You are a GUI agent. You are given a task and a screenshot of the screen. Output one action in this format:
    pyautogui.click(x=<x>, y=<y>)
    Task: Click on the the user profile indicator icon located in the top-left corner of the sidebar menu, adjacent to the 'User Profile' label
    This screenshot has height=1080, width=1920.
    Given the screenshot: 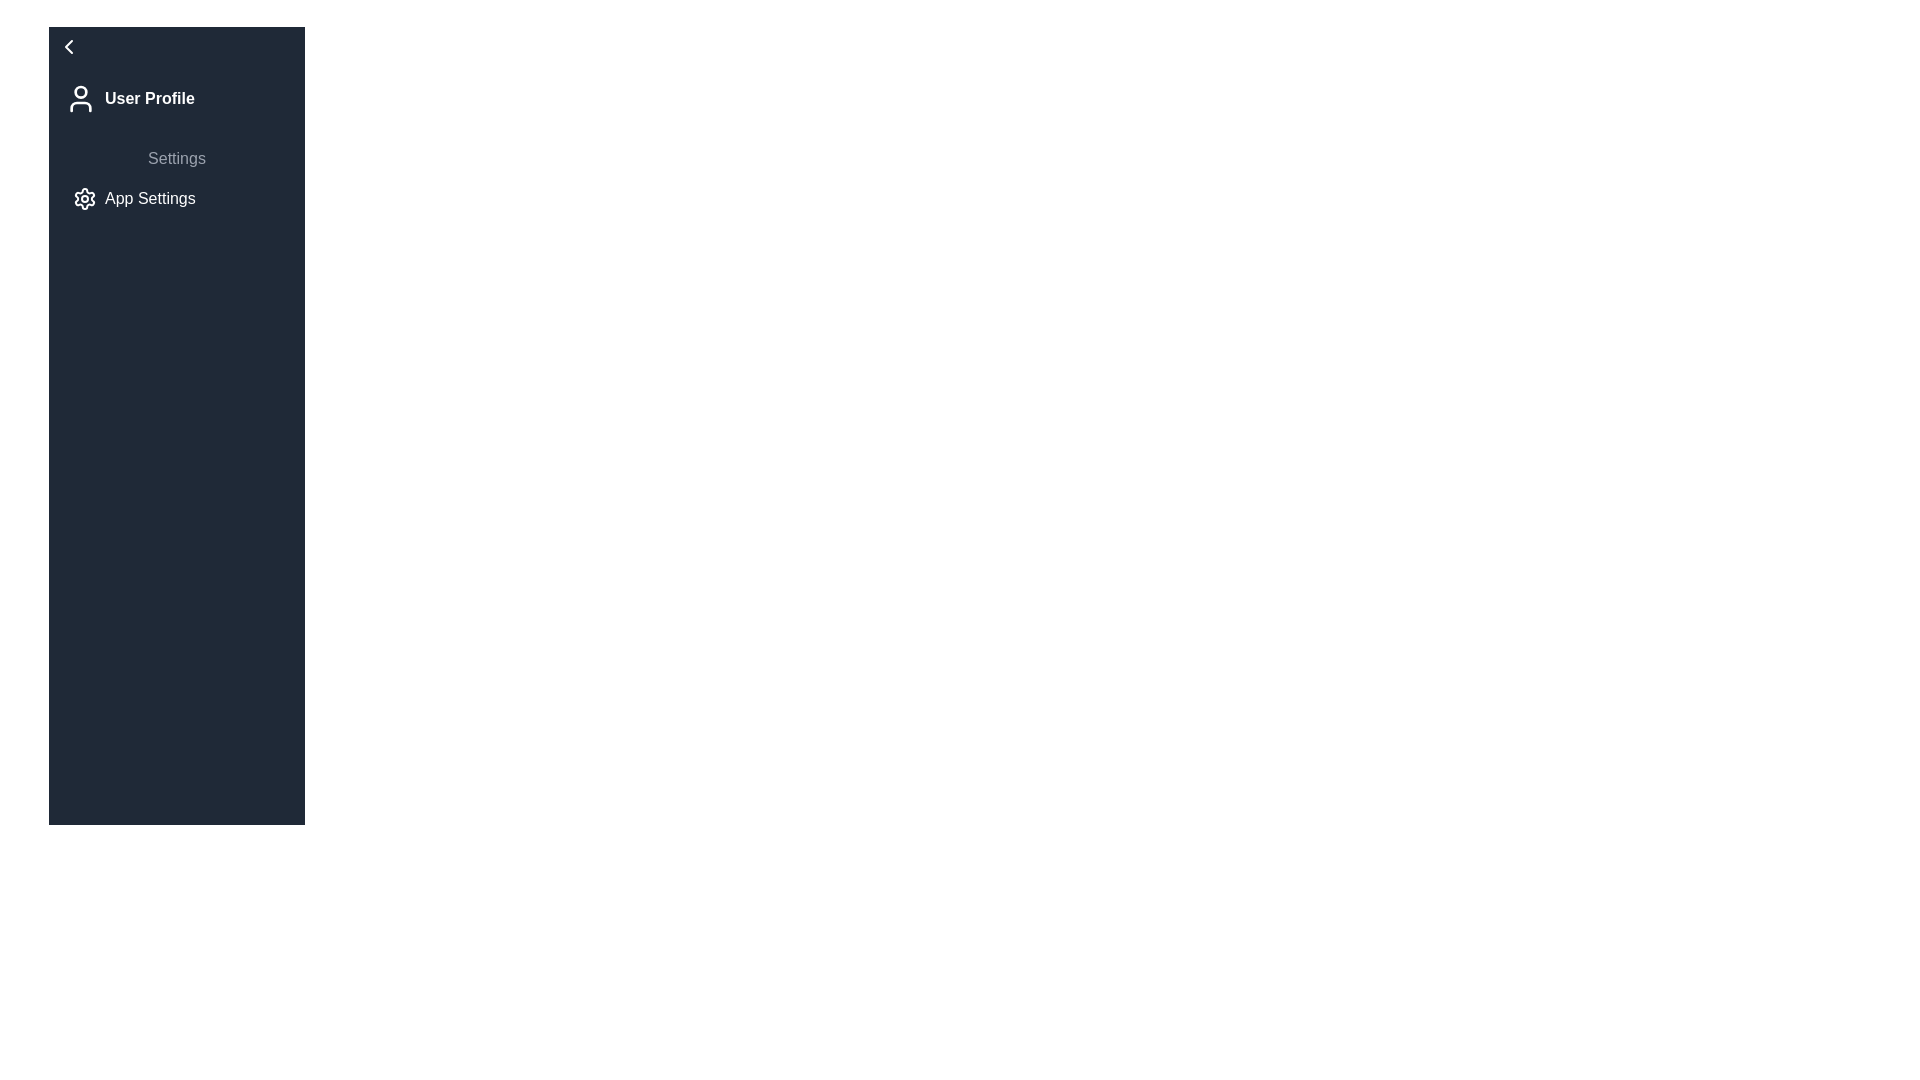 What is the action you would take?
    pyautogui.click(x=80, y=99)
    